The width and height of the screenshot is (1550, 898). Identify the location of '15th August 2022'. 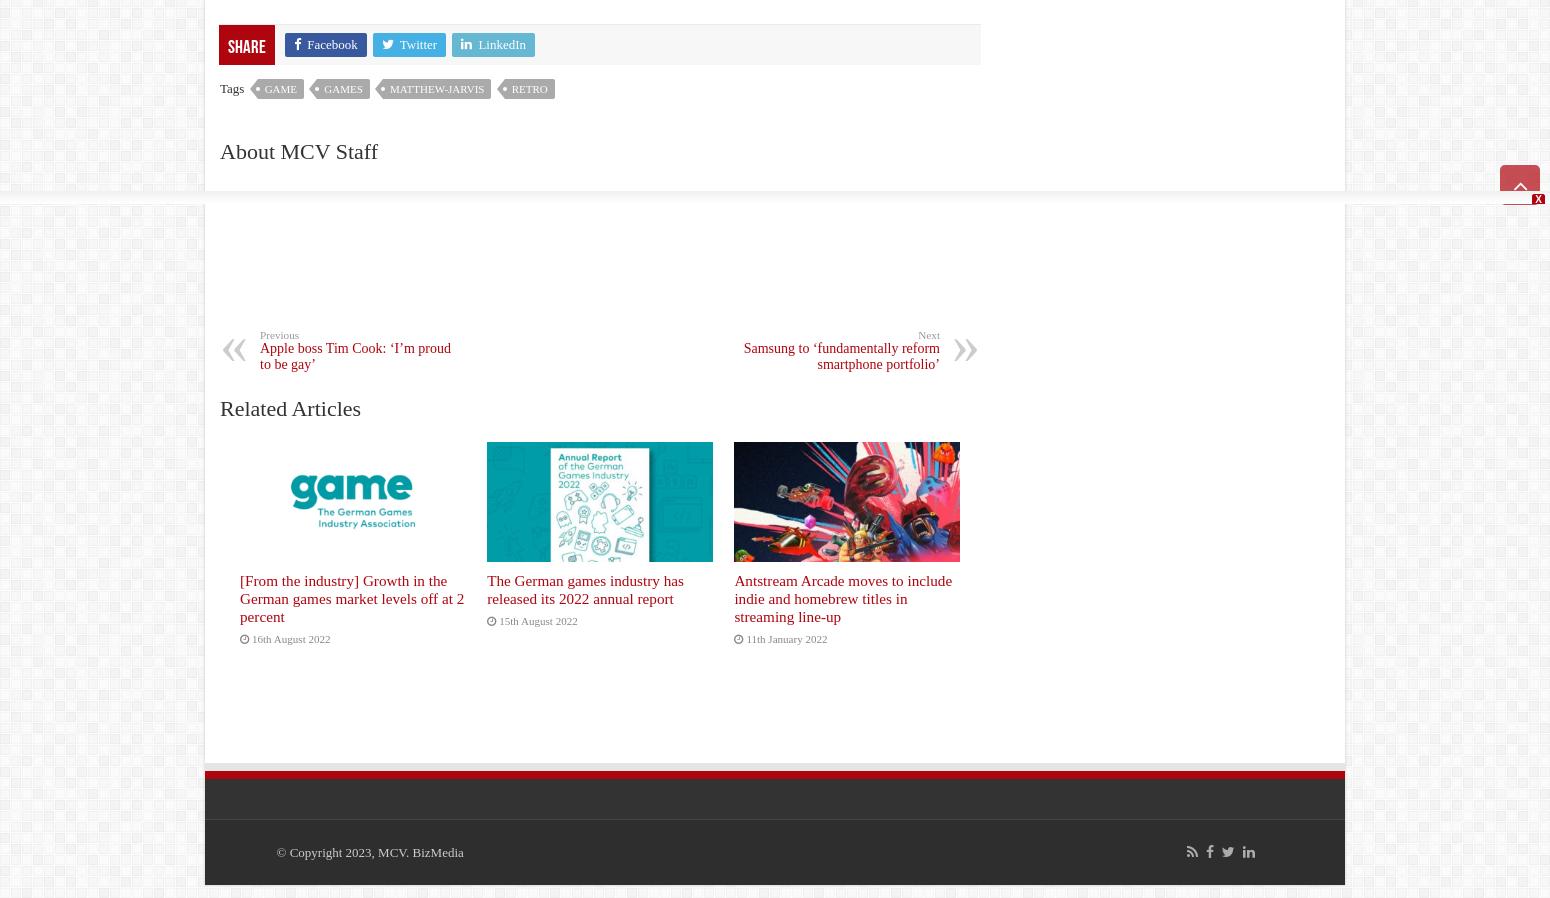
(537, 619).